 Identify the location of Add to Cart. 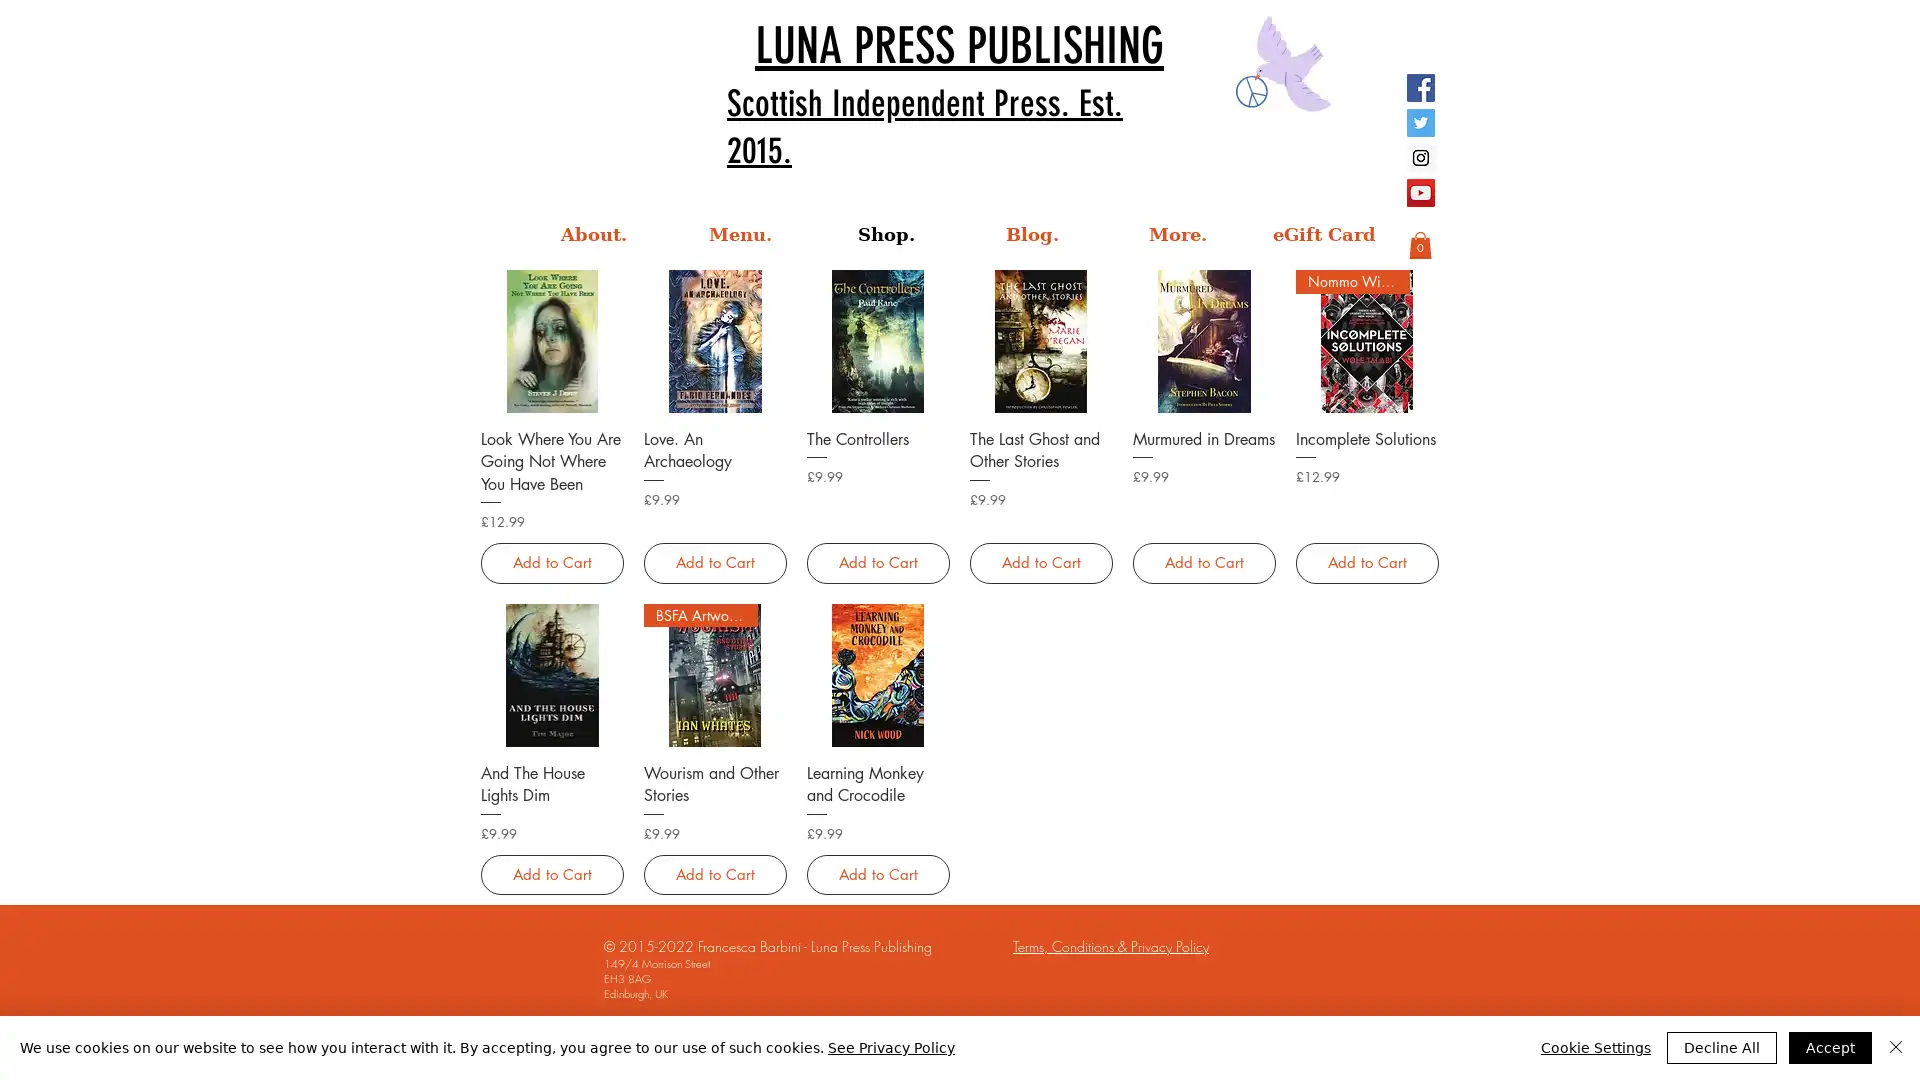
(1040, 563).